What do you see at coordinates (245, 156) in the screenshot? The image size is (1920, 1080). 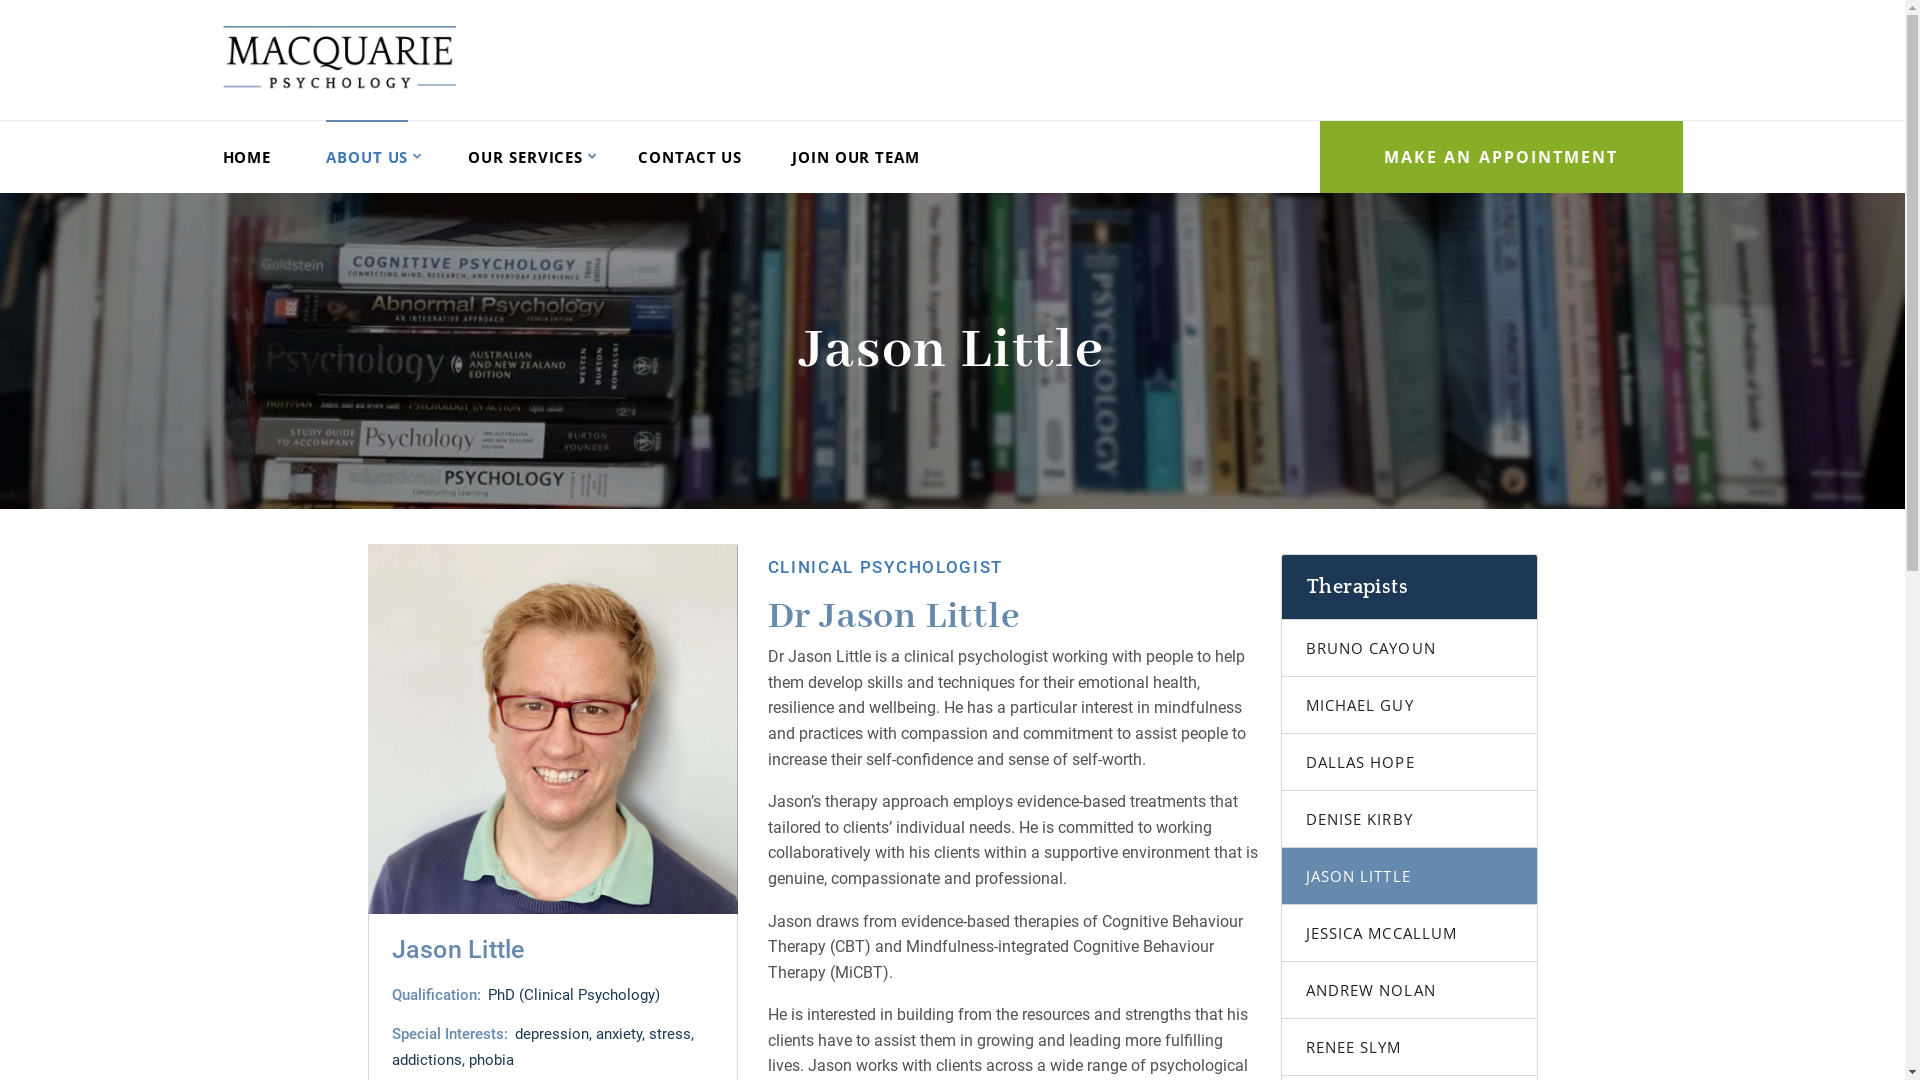 I see `'HOME'` at bounding box center [245, 156].